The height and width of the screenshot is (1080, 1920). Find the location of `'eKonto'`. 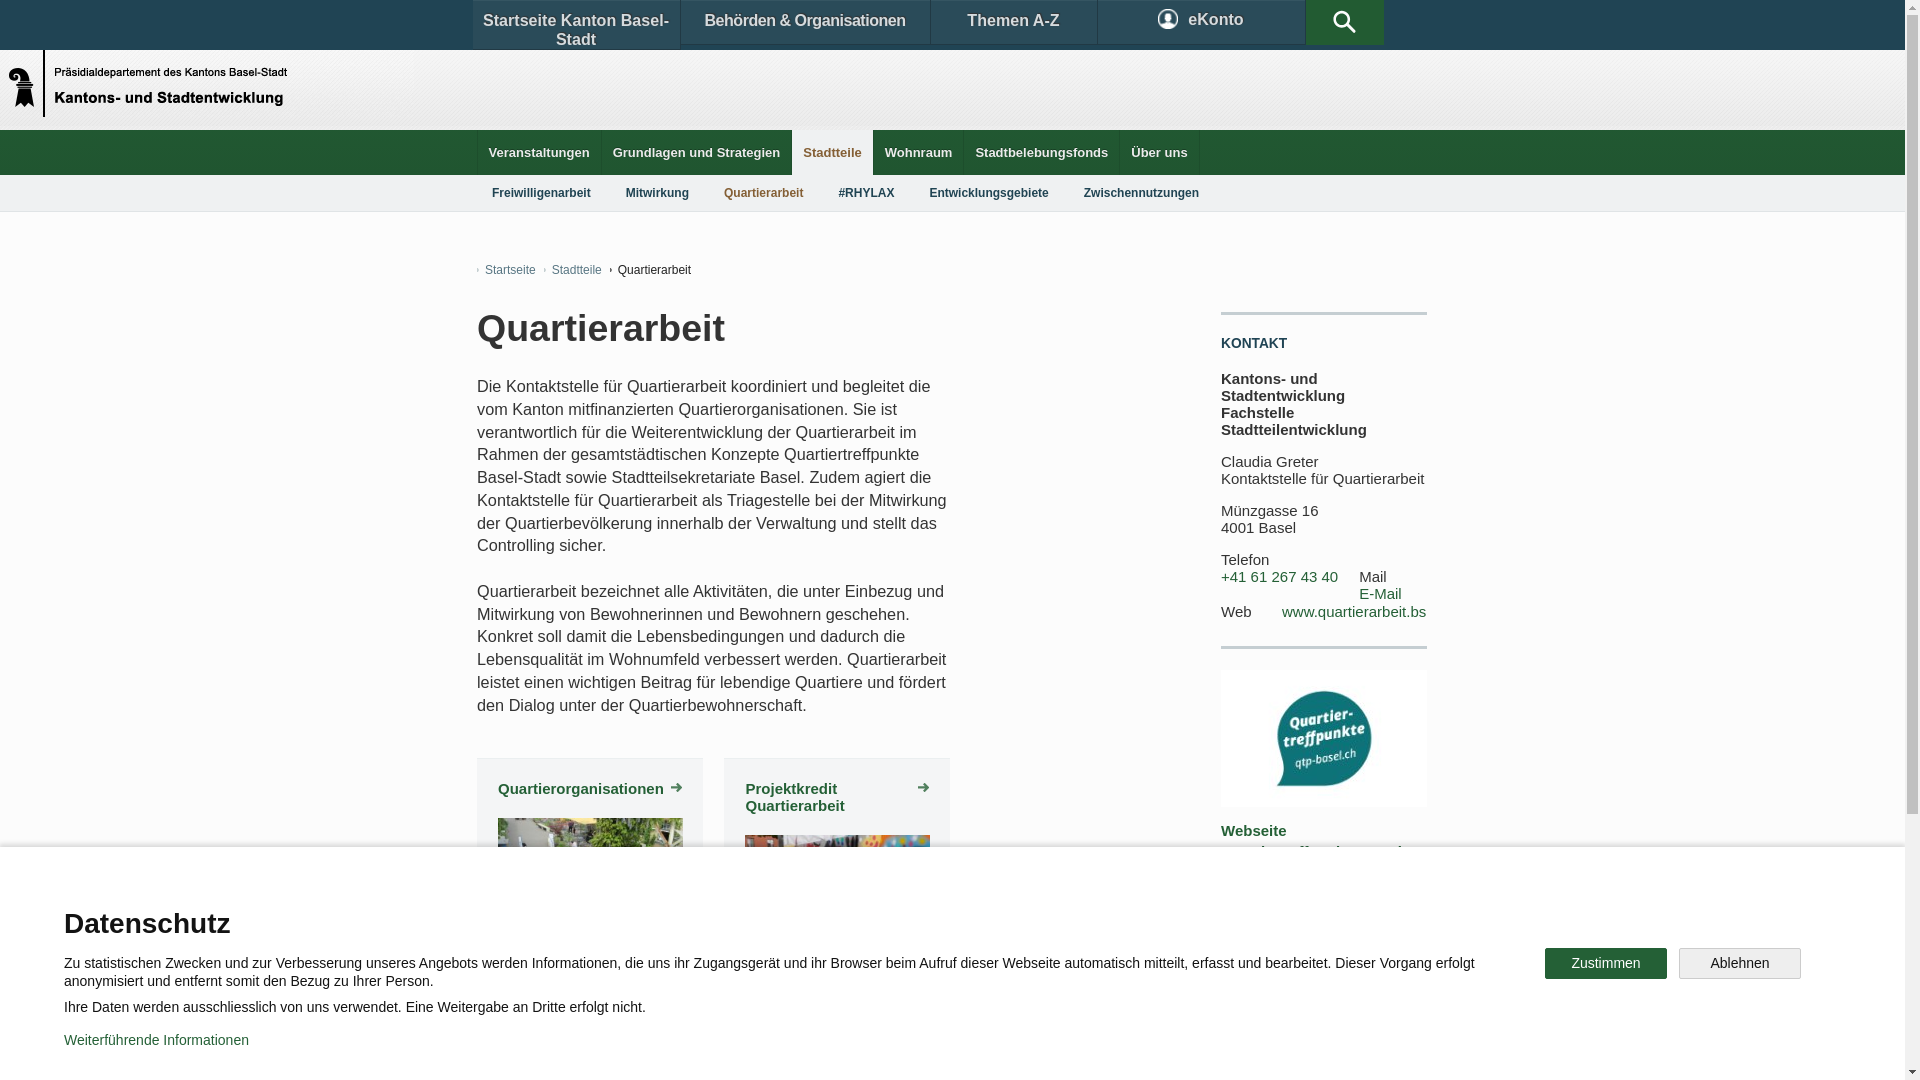

'eKonto' is located at coordinates (1200, 22).